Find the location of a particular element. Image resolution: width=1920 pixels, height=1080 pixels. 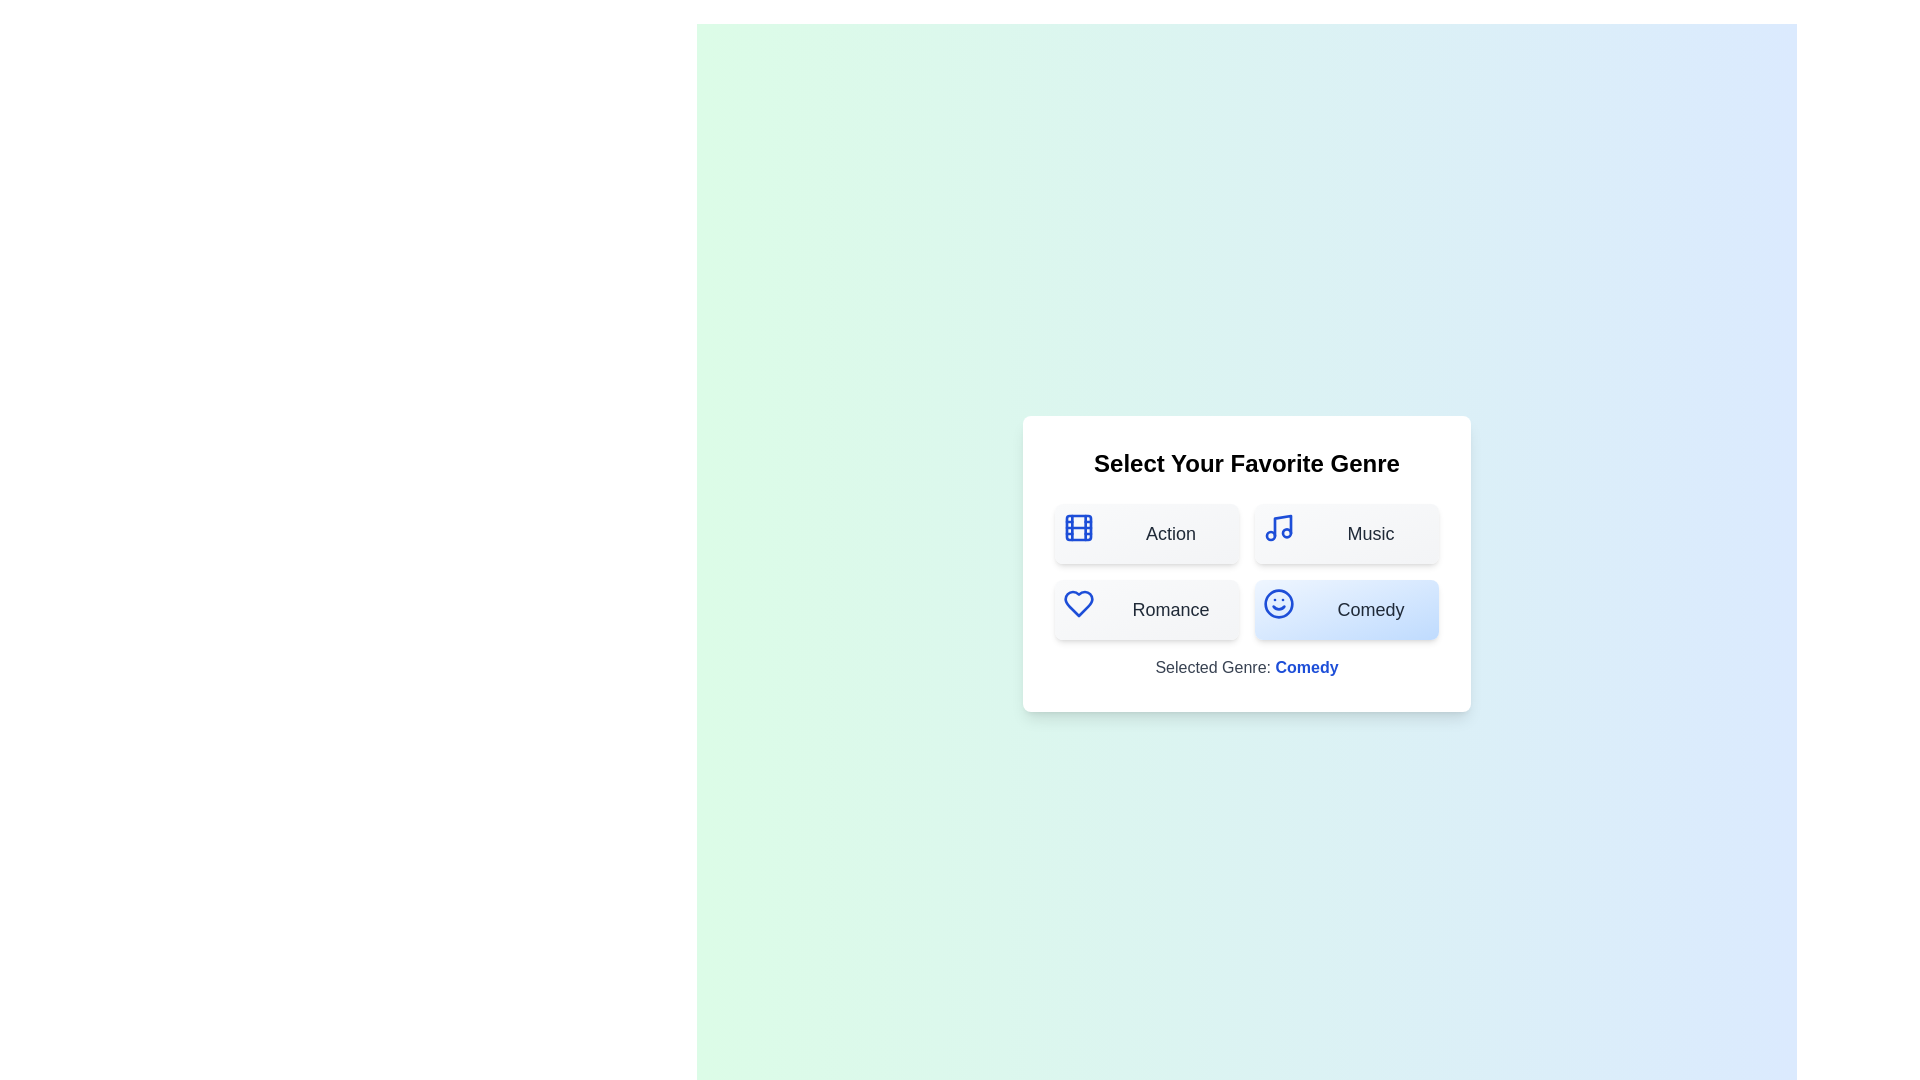

the 'Comedy' button, which is the fourth button in the genre selection section is located at coordinates (1277, 603).